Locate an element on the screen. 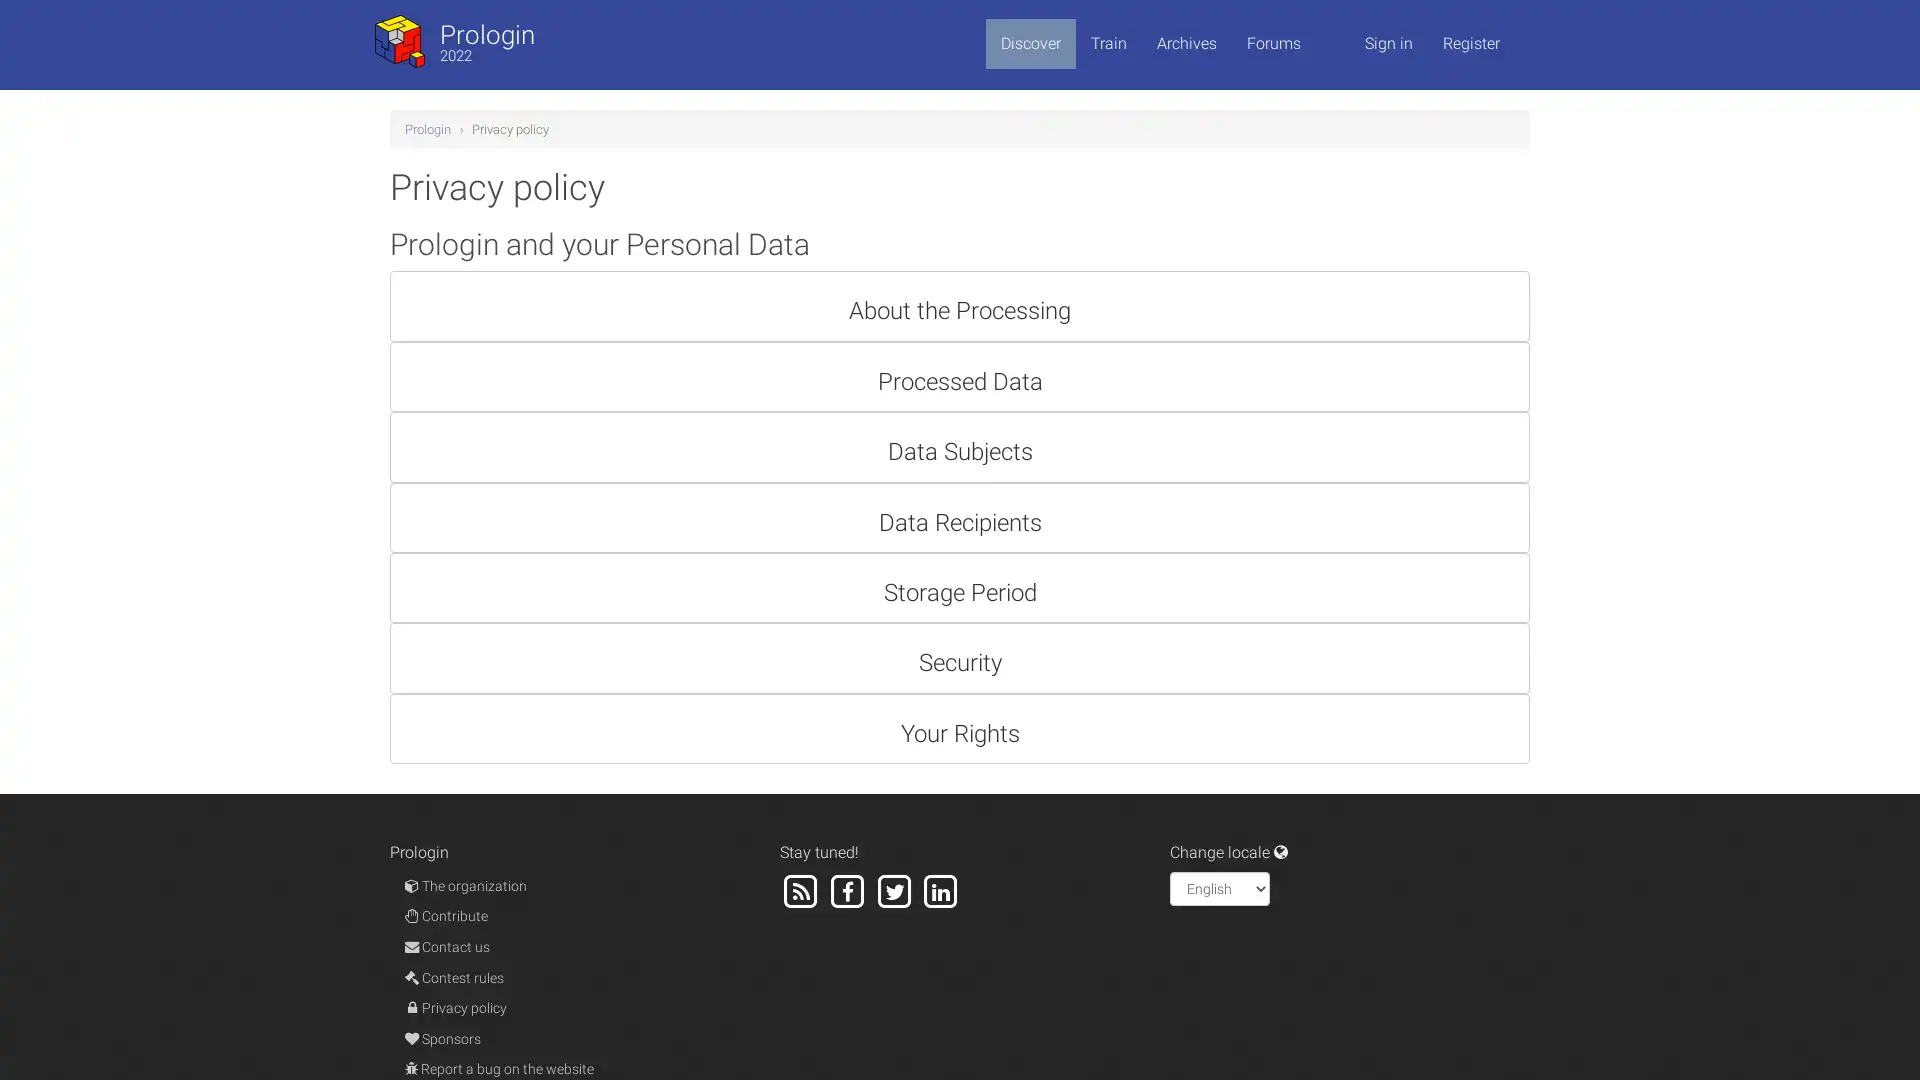  About the Processing is located at coordinates (960, 305).